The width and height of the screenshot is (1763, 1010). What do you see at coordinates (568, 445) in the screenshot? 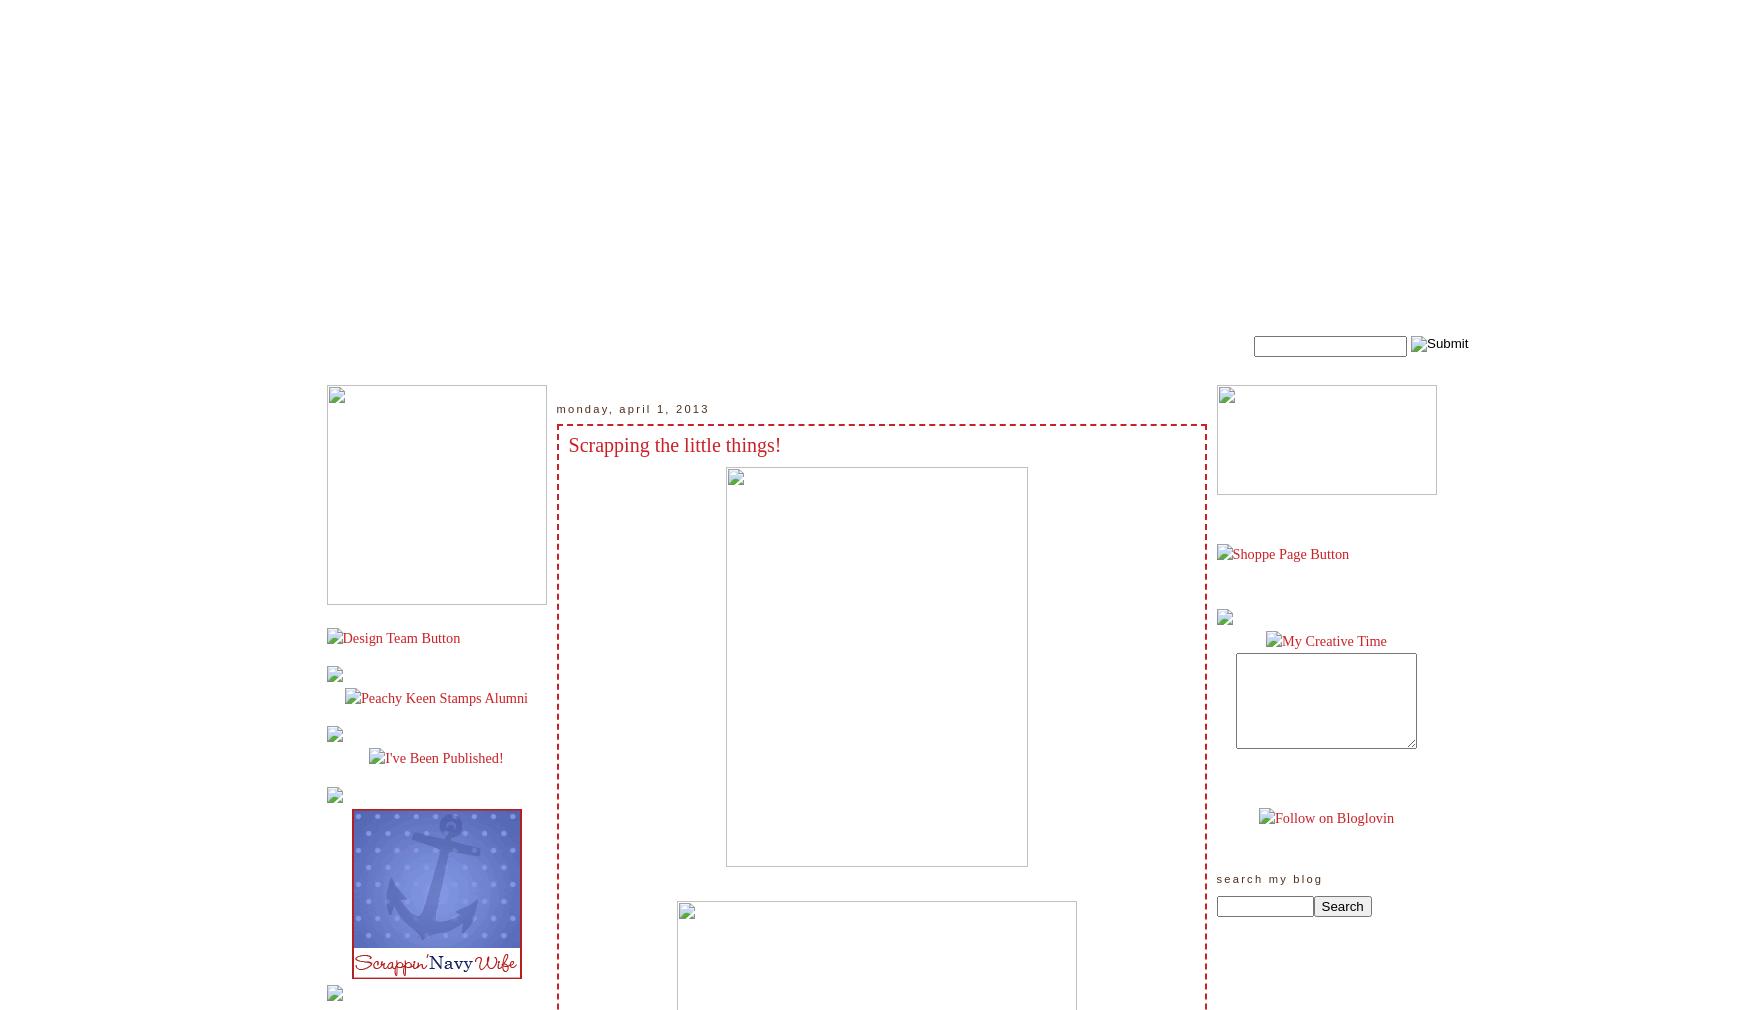
I see `'Scrapping the little things!'` at bounding box center [568, 445].